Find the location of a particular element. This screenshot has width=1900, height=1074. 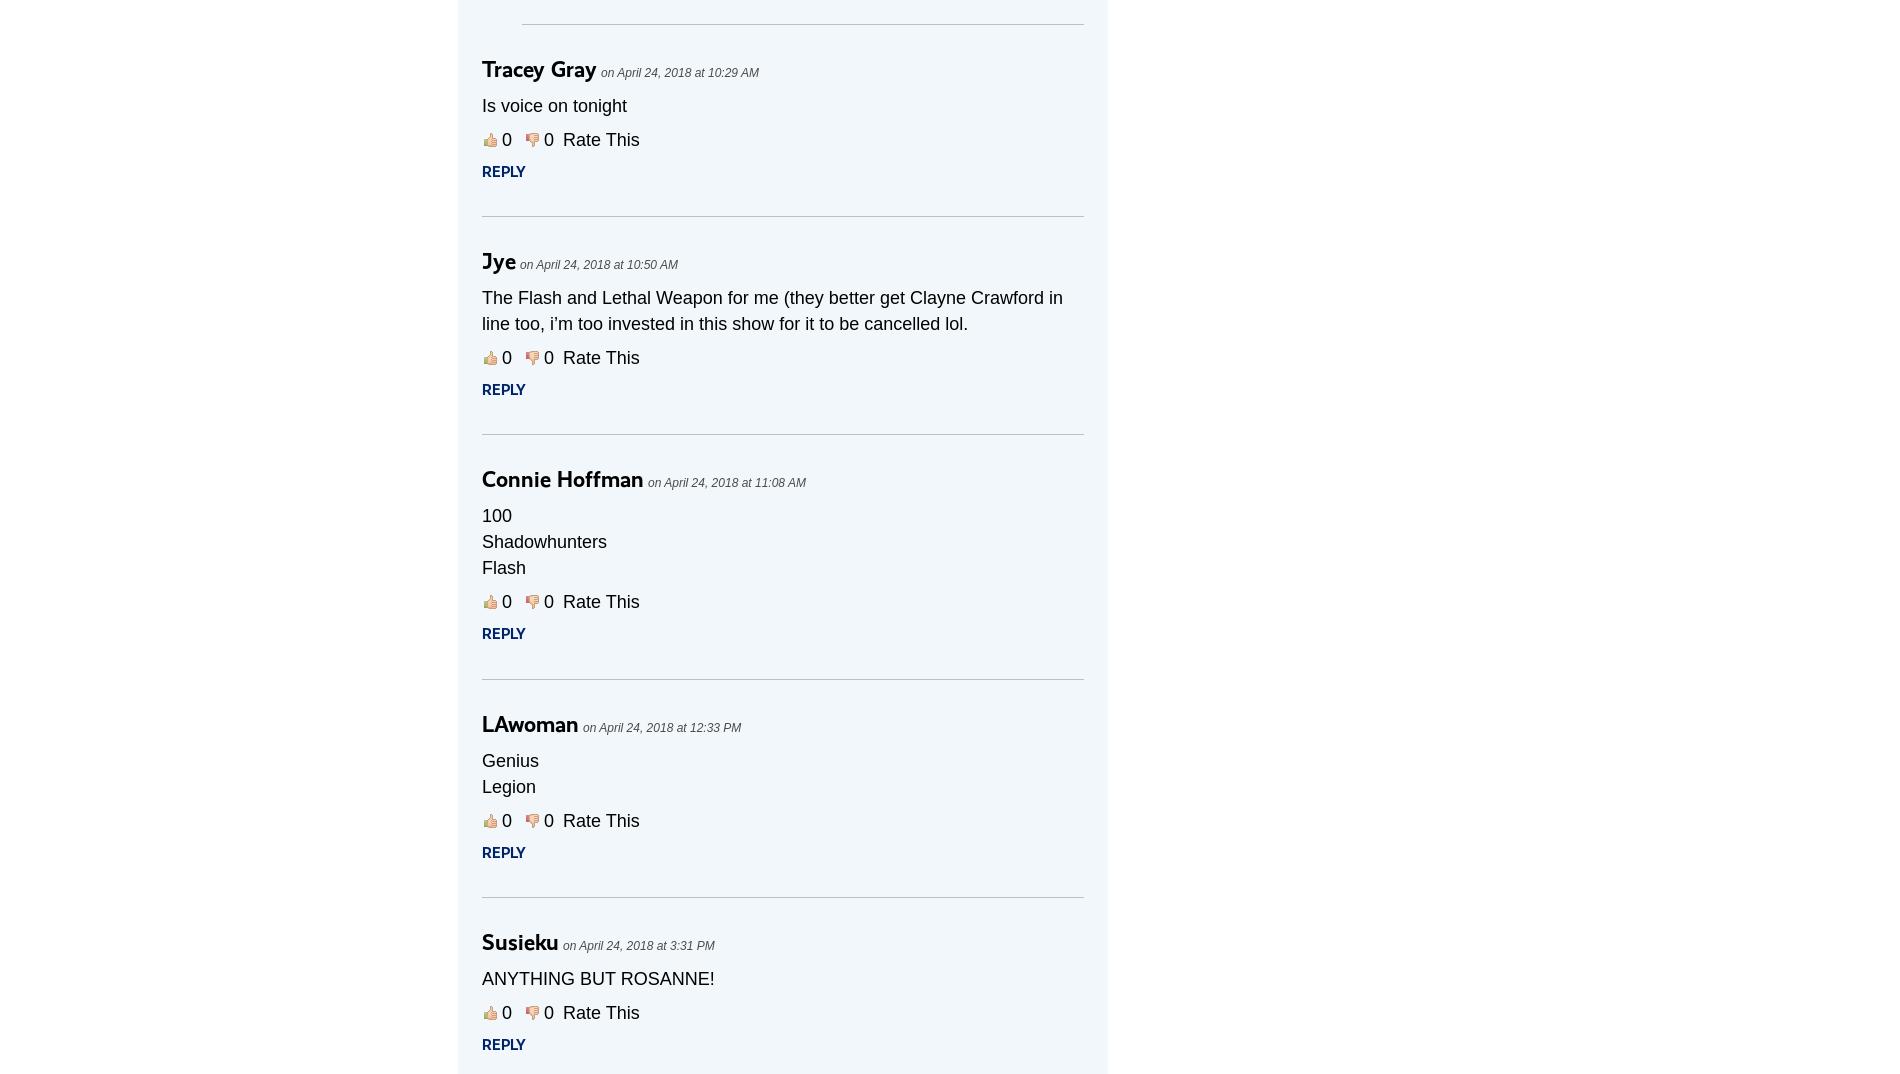

'Tracey Gray' is located at coordinates (539, 69).